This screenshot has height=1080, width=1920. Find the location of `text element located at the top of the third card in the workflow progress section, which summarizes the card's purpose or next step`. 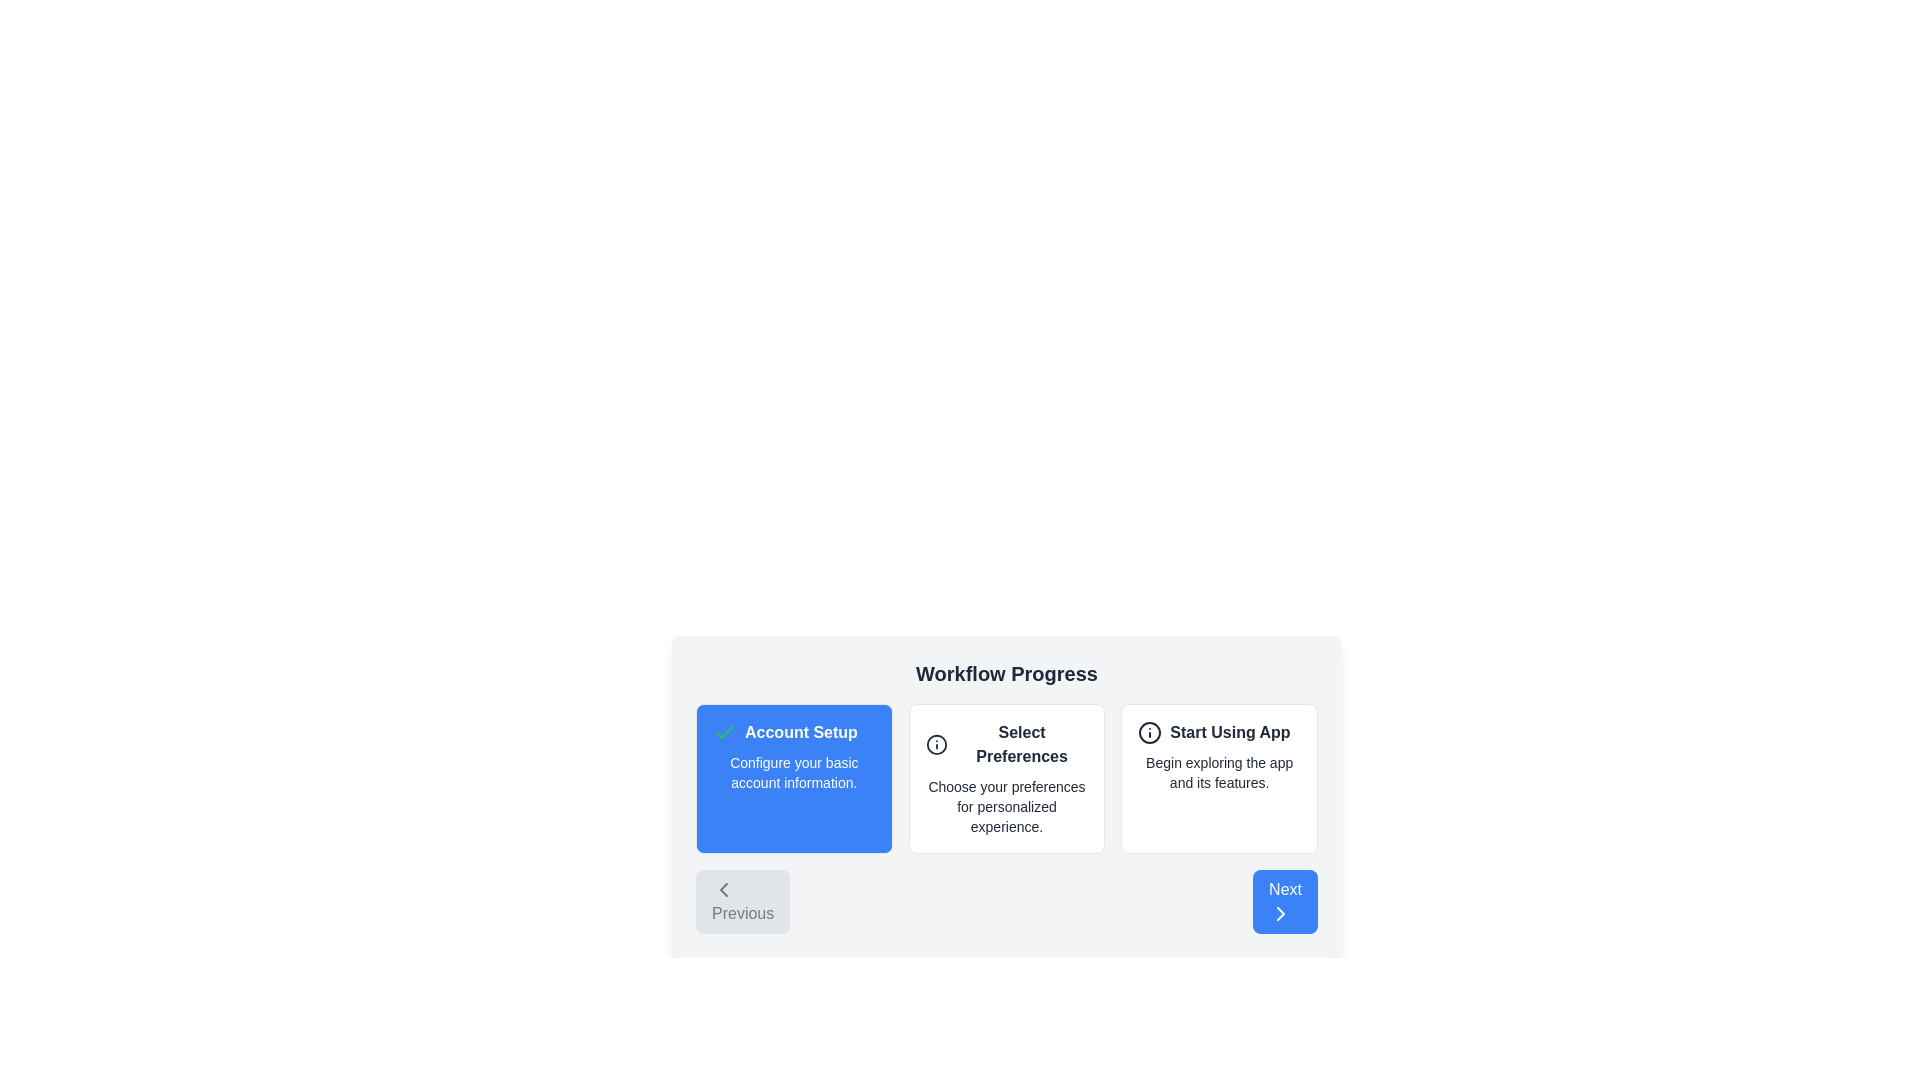

text element located at the top of the third card in the workflow progress section, which summarizes the card's purpose or next step is located at coordinates (1218, 732).